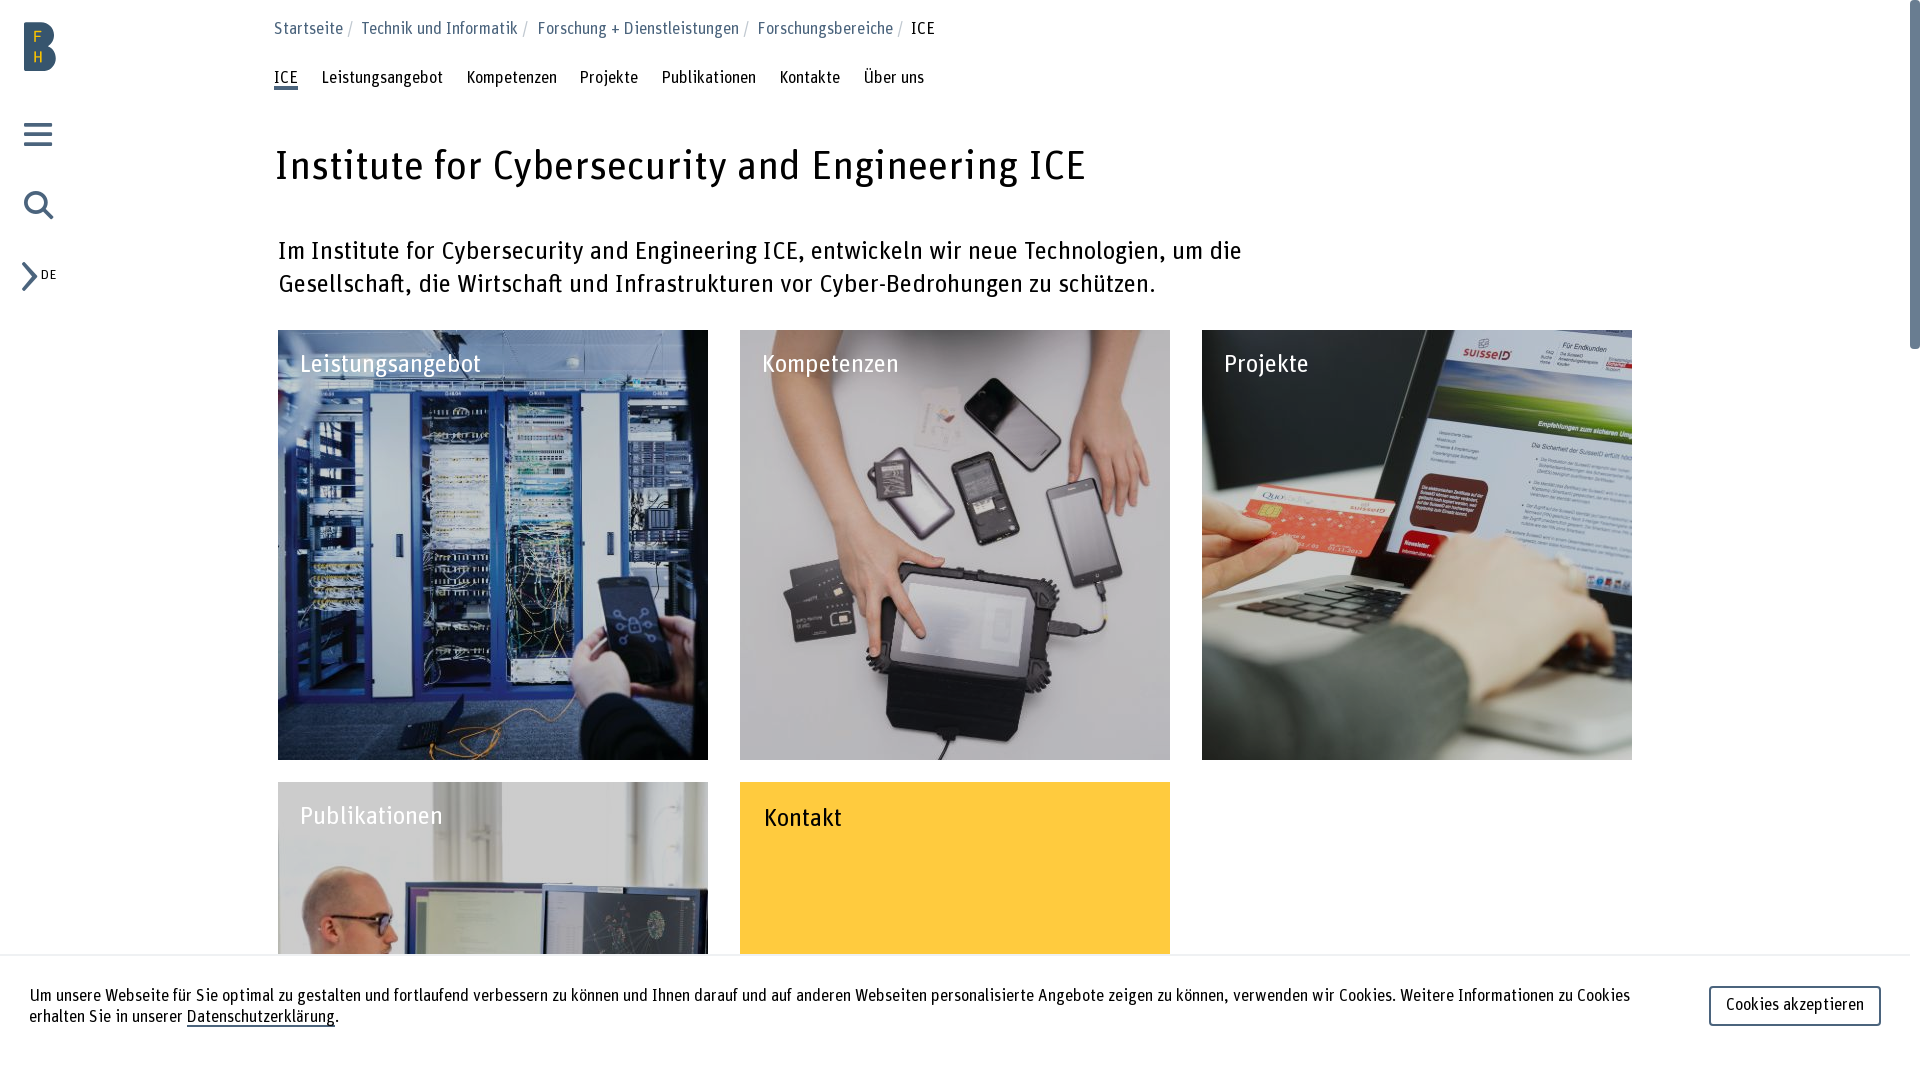 The width and height of the screenshot is (1920, 1080). Describe the element at coordinates (445, 29) in the screenshot. I see `'Technik und Informatik'` at that location.